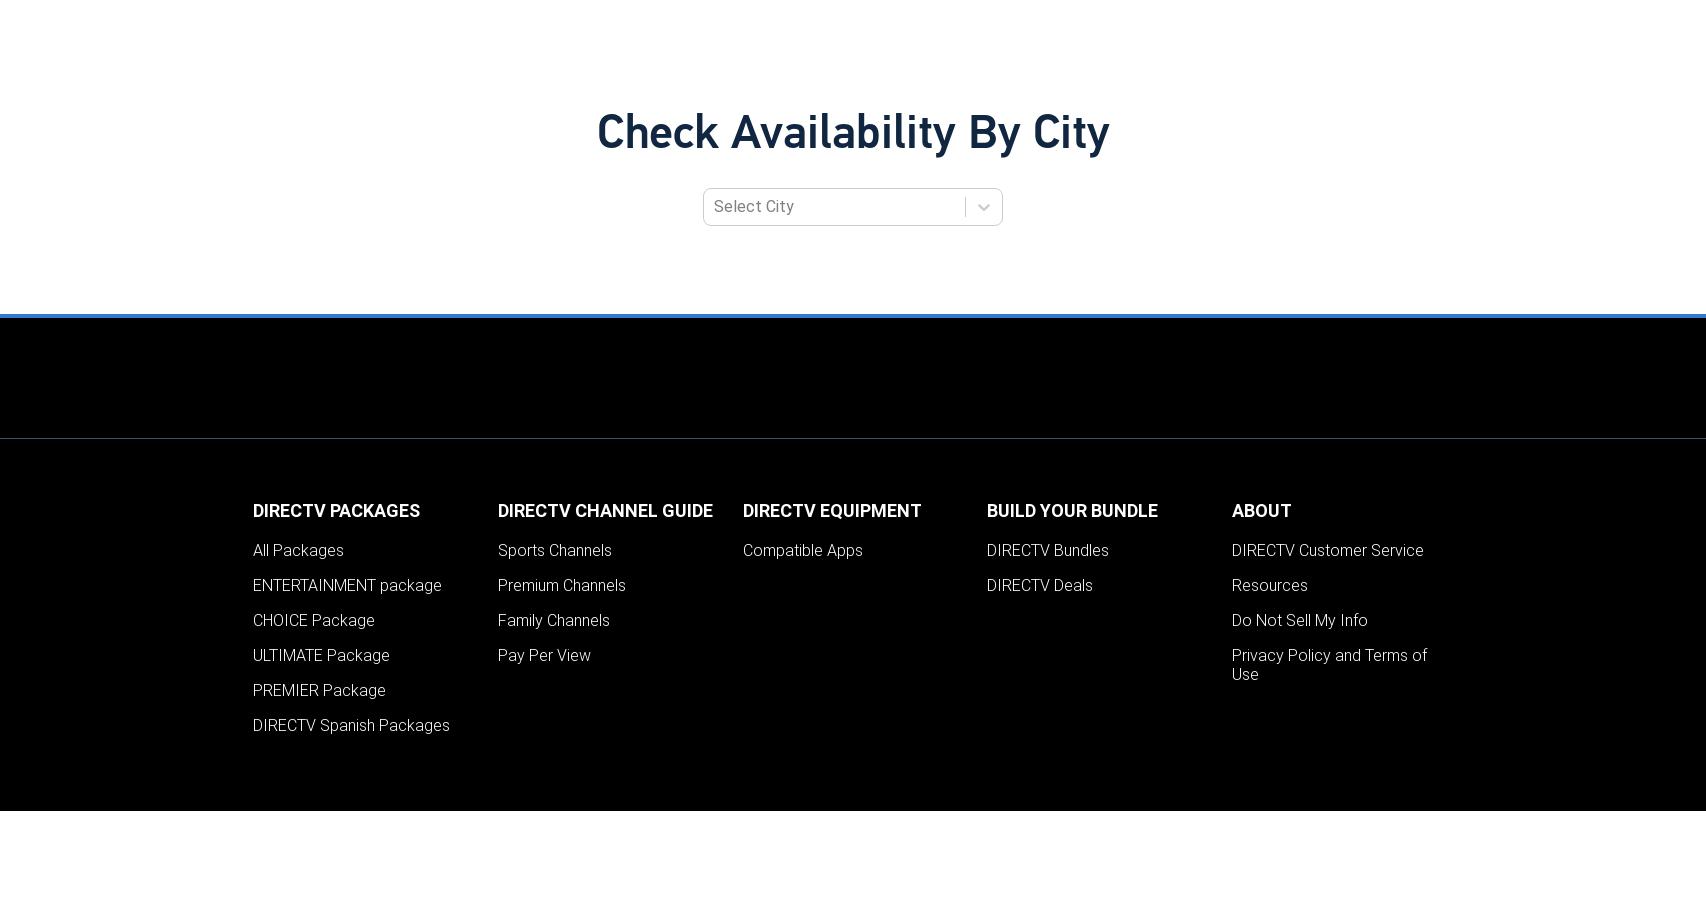 Image resolution: width=1706 pixels, height=924 pixels. I want to click on 'Privacy Policy and Terms of Use', so click(1328, 663).